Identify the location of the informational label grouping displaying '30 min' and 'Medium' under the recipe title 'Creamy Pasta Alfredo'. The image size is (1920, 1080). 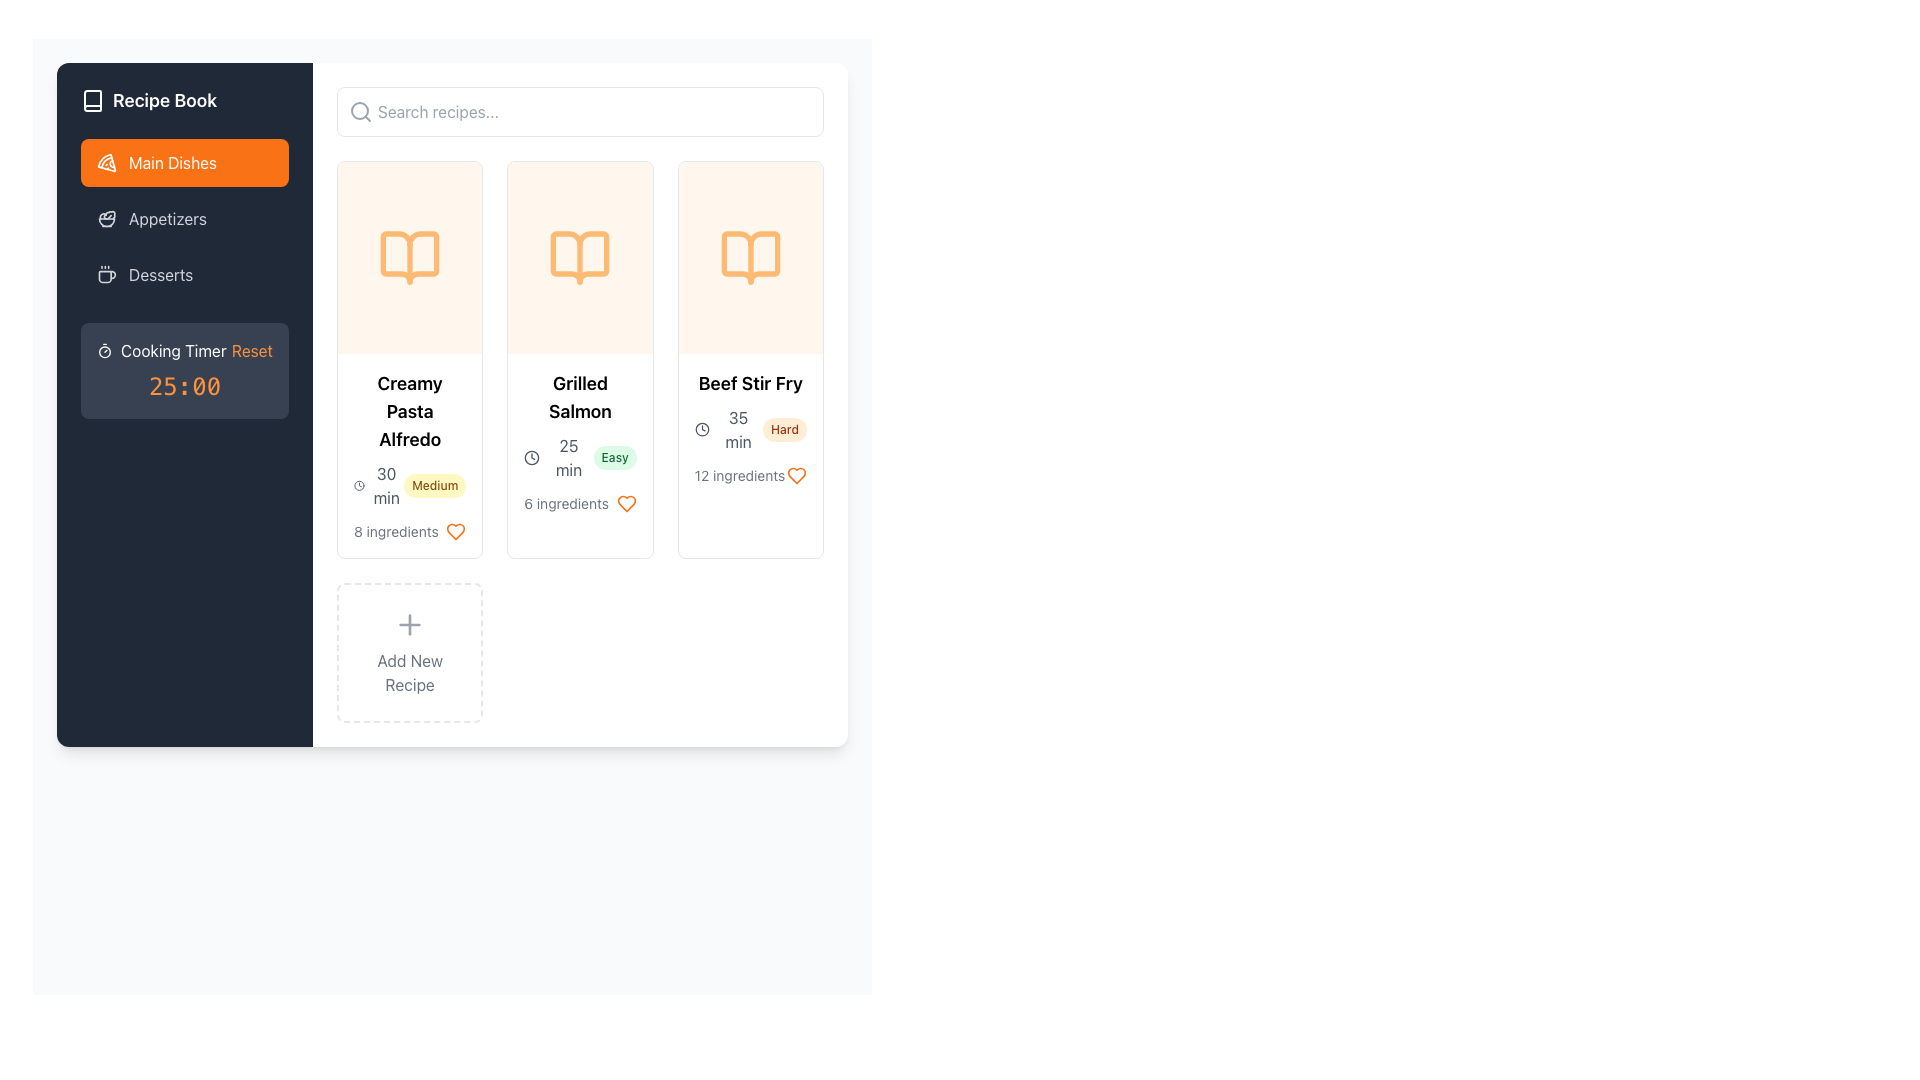
(409, 486).